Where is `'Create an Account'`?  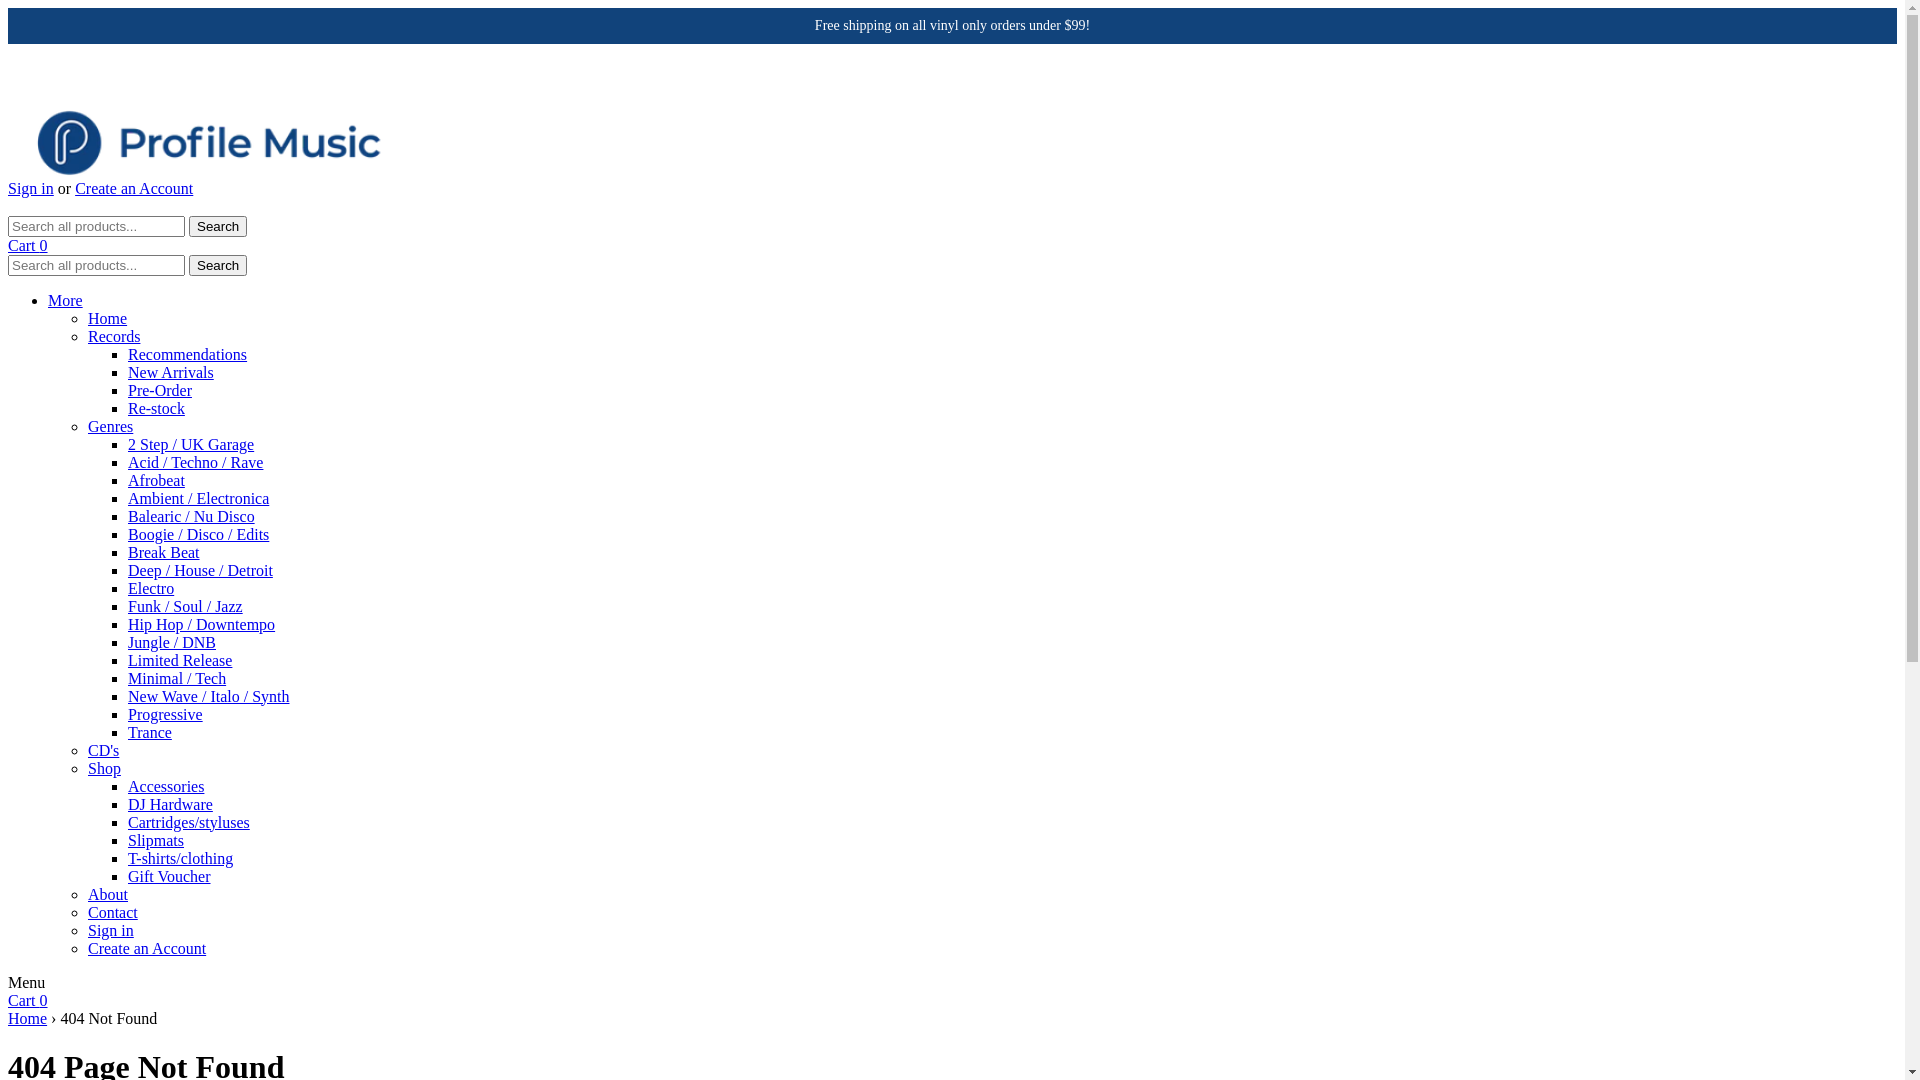
'Create an Account' is located at coordinates (146, 947).